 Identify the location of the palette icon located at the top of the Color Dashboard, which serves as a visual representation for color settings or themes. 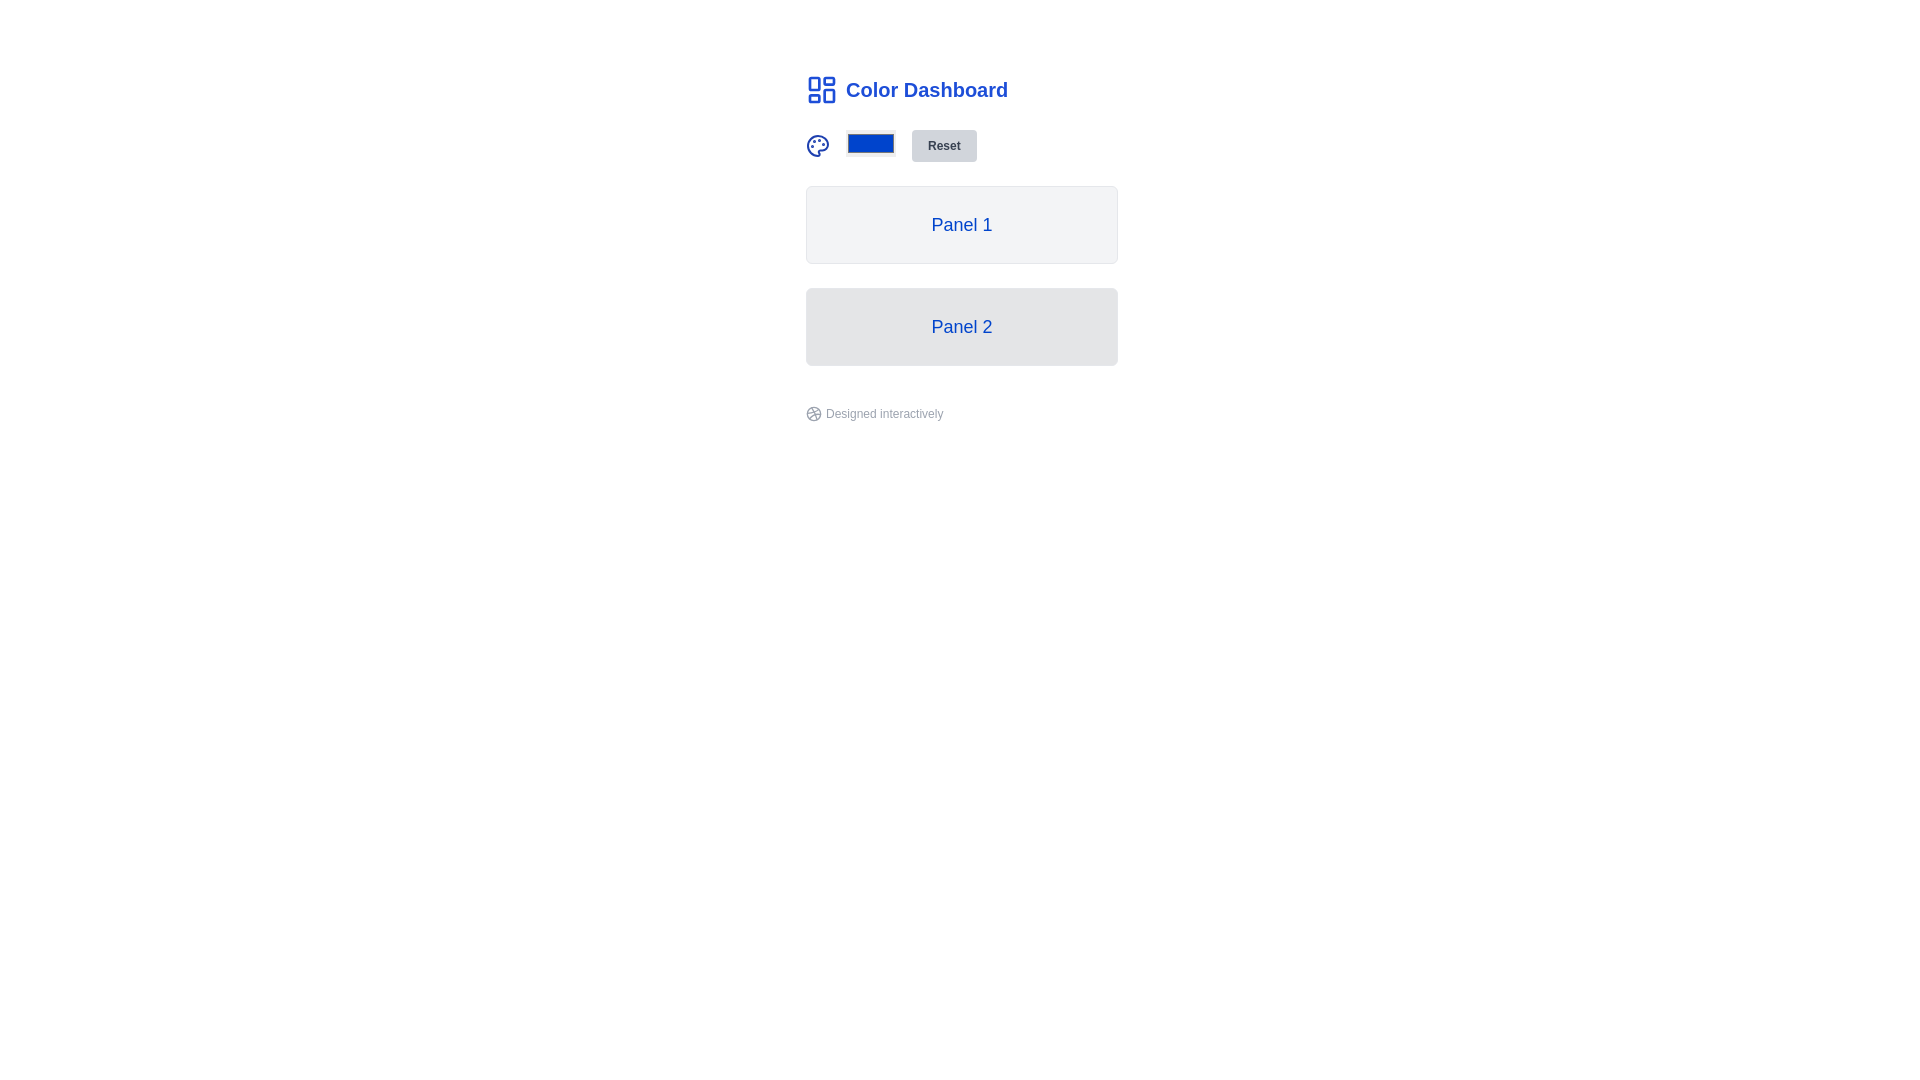
(817, 145).